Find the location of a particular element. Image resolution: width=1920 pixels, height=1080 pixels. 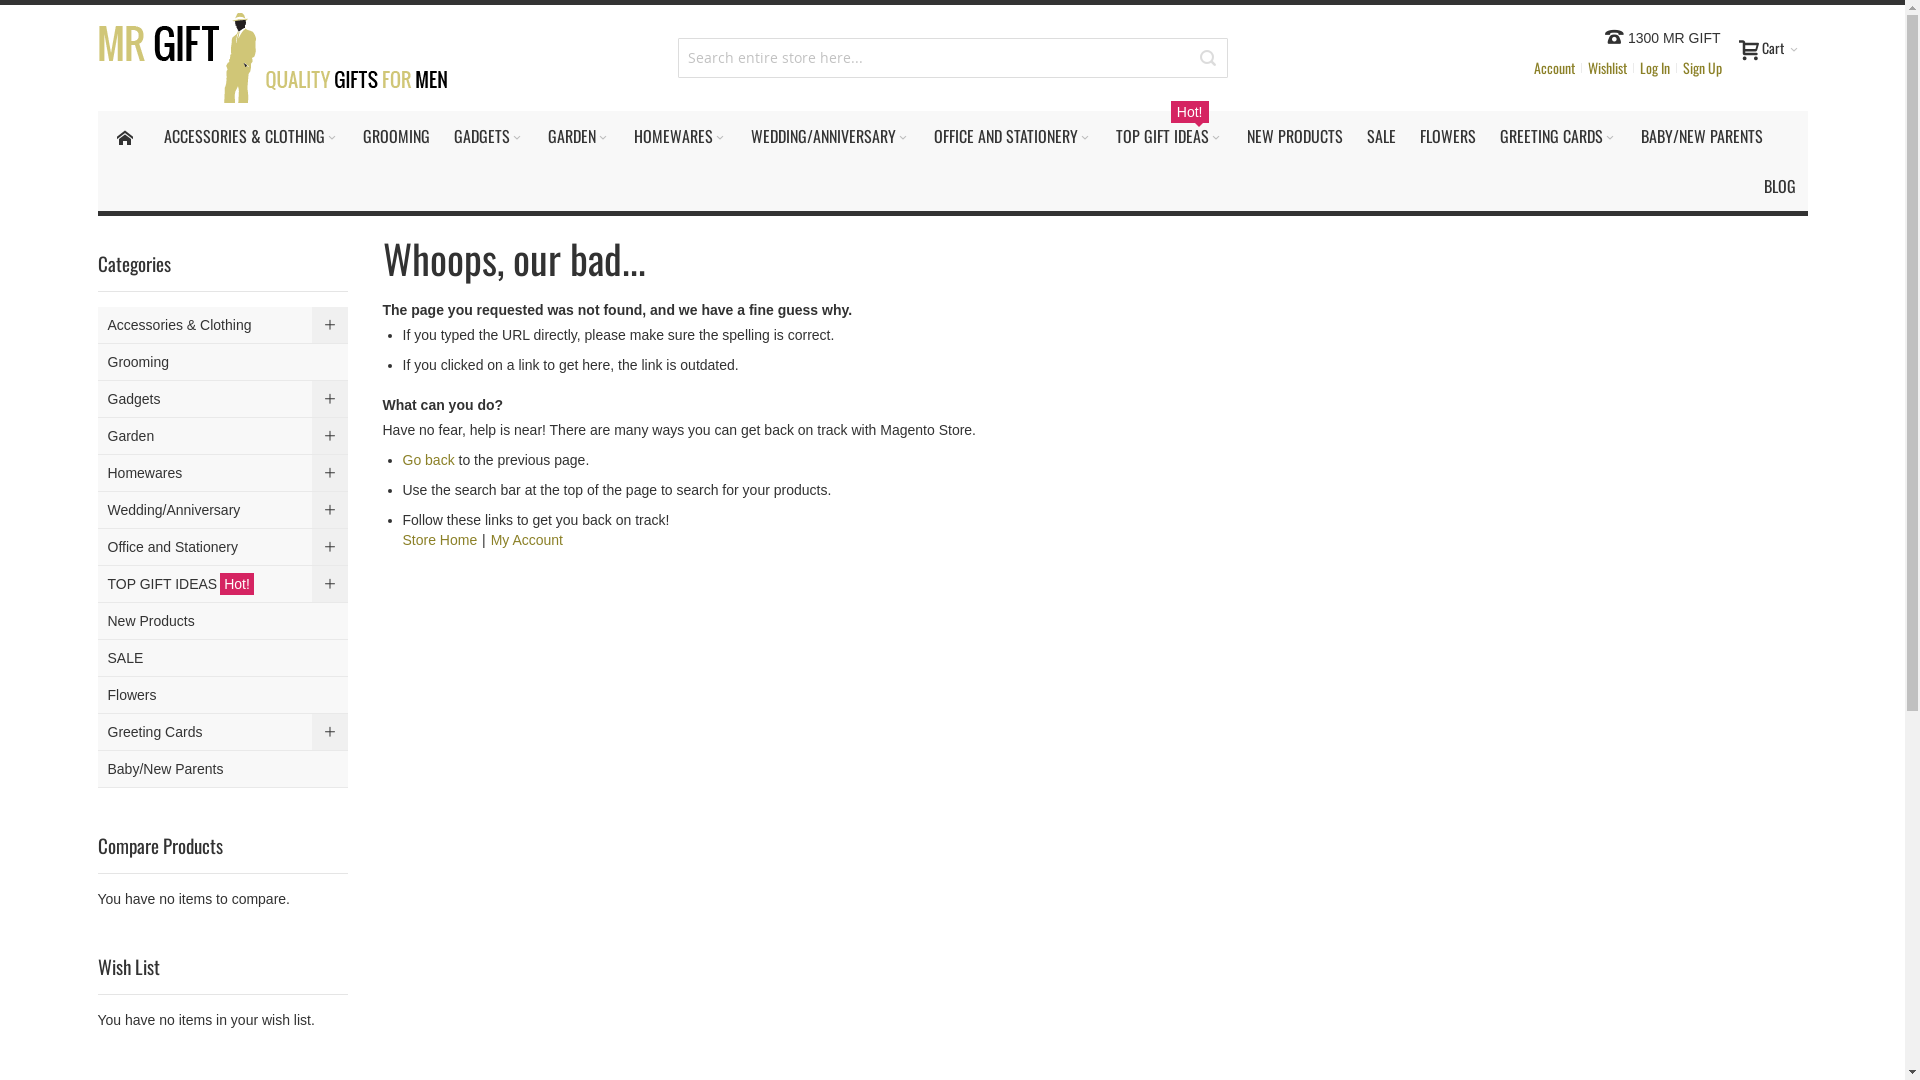

'Sign Up' is located at coordinates (1701, 67).